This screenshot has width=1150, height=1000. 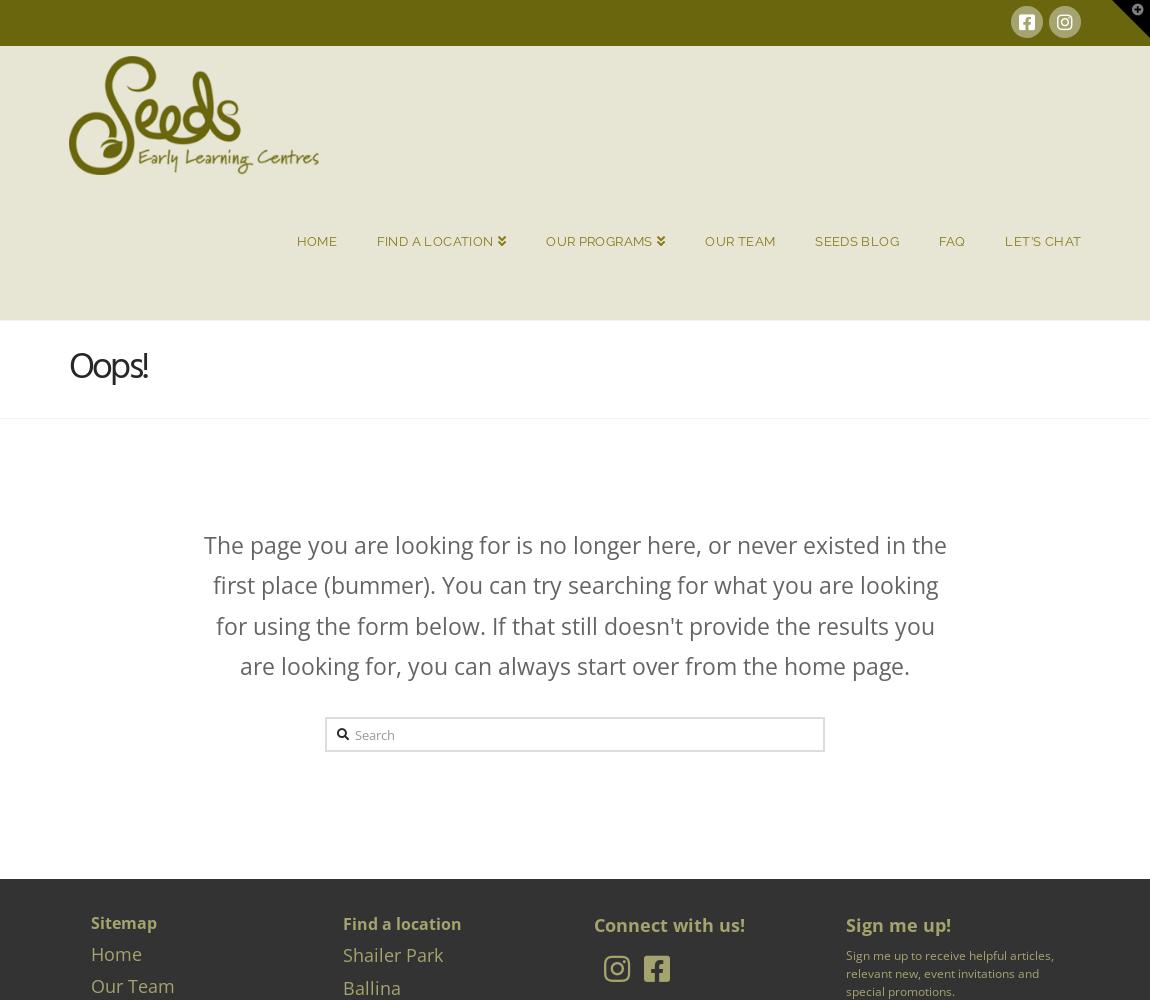 I want to click on 'Ballina', so click(x=370, y=986).